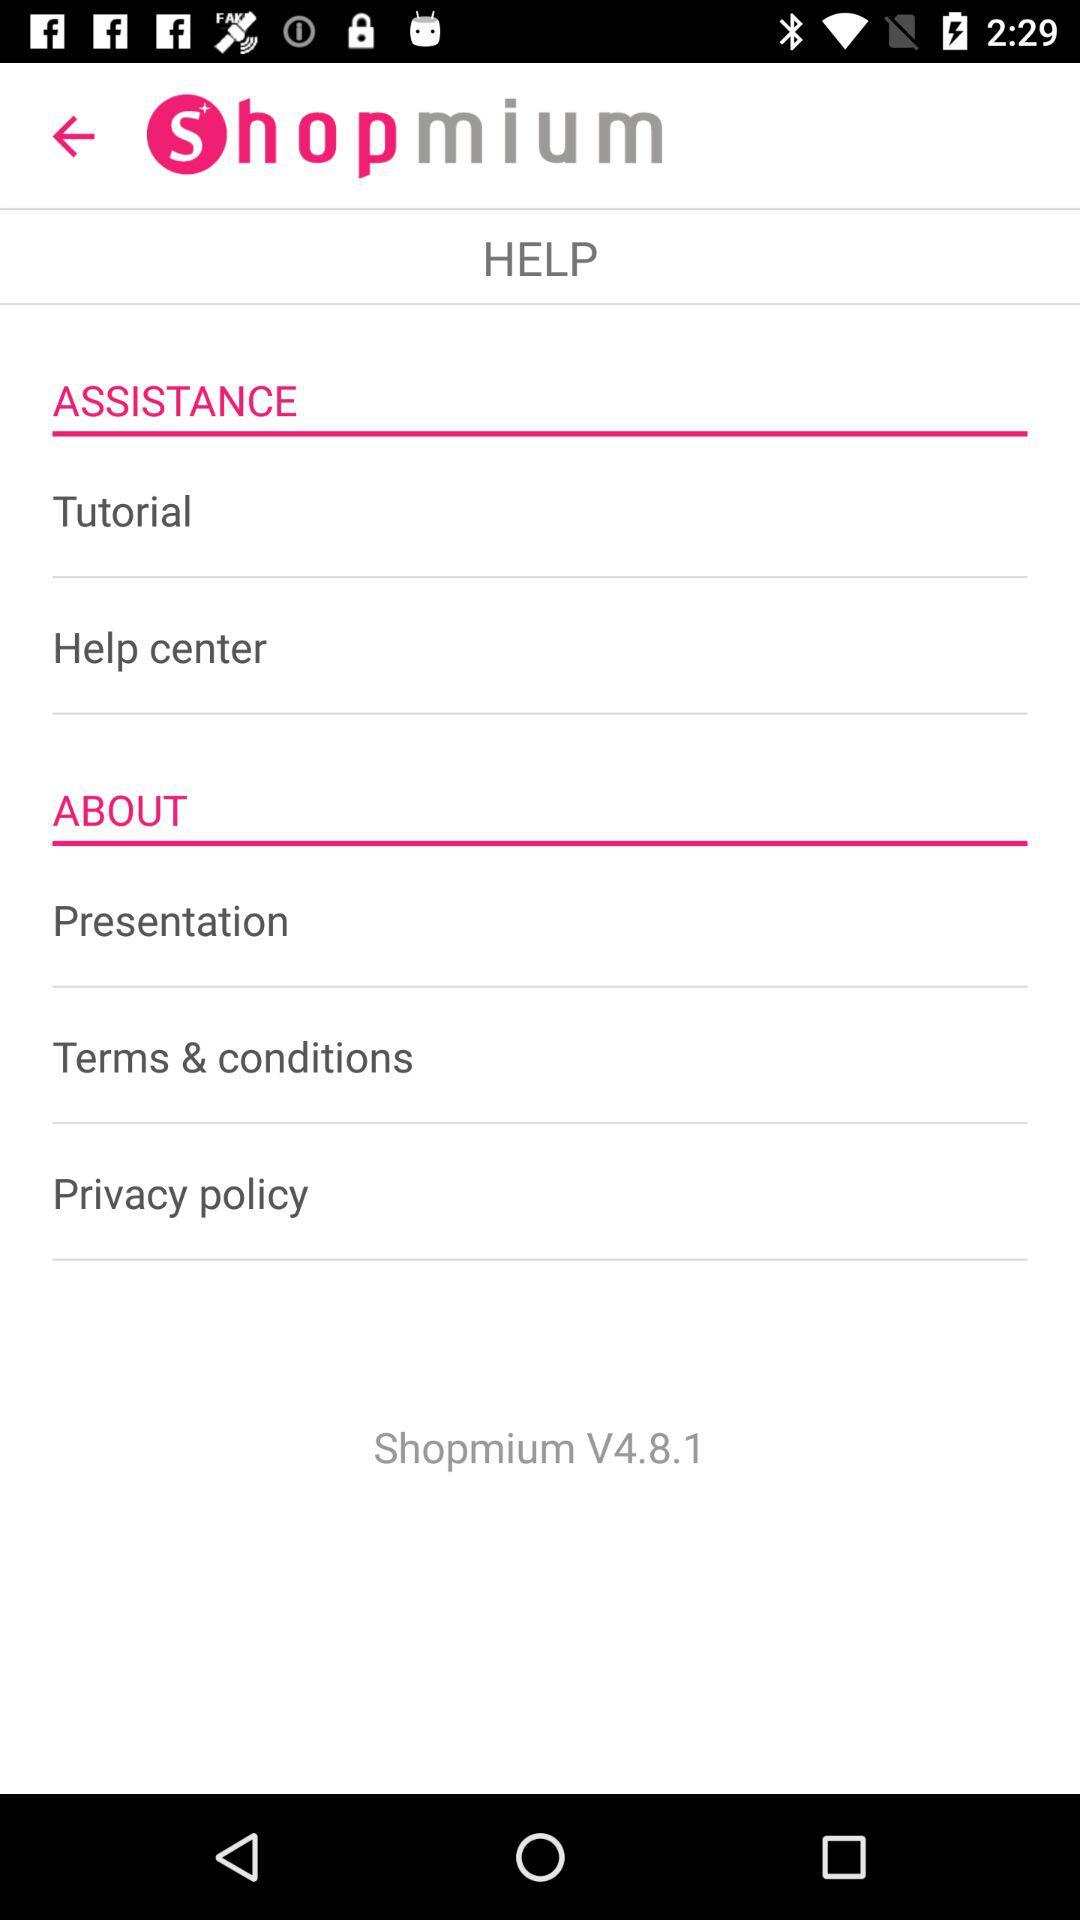 This screenshot has height=1920, width=1080. Describe the element at coordinates (72, 135) in the screenshot. I see `icon at the top left corner` at that location.